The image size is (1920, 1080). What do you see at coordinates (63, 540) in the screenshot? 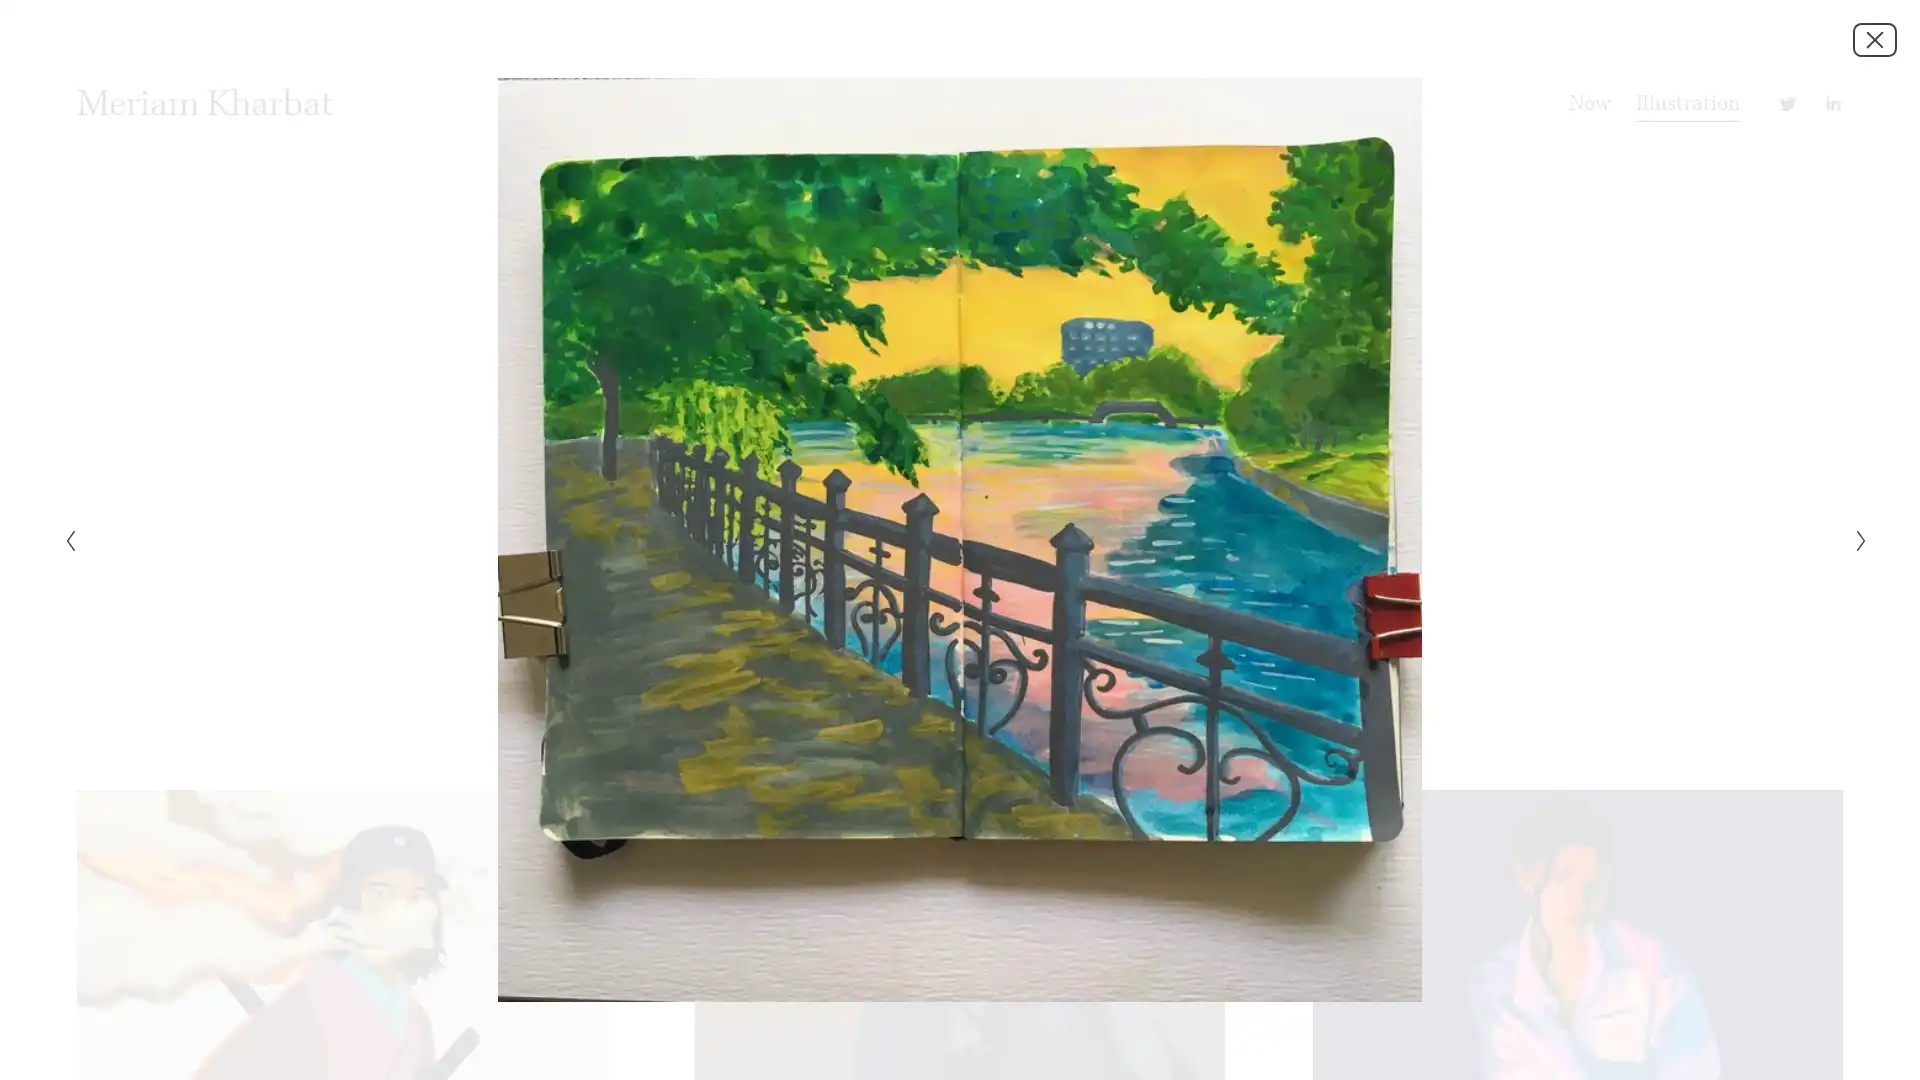
I see `Previous Slide` at bounding box center [63, 540].